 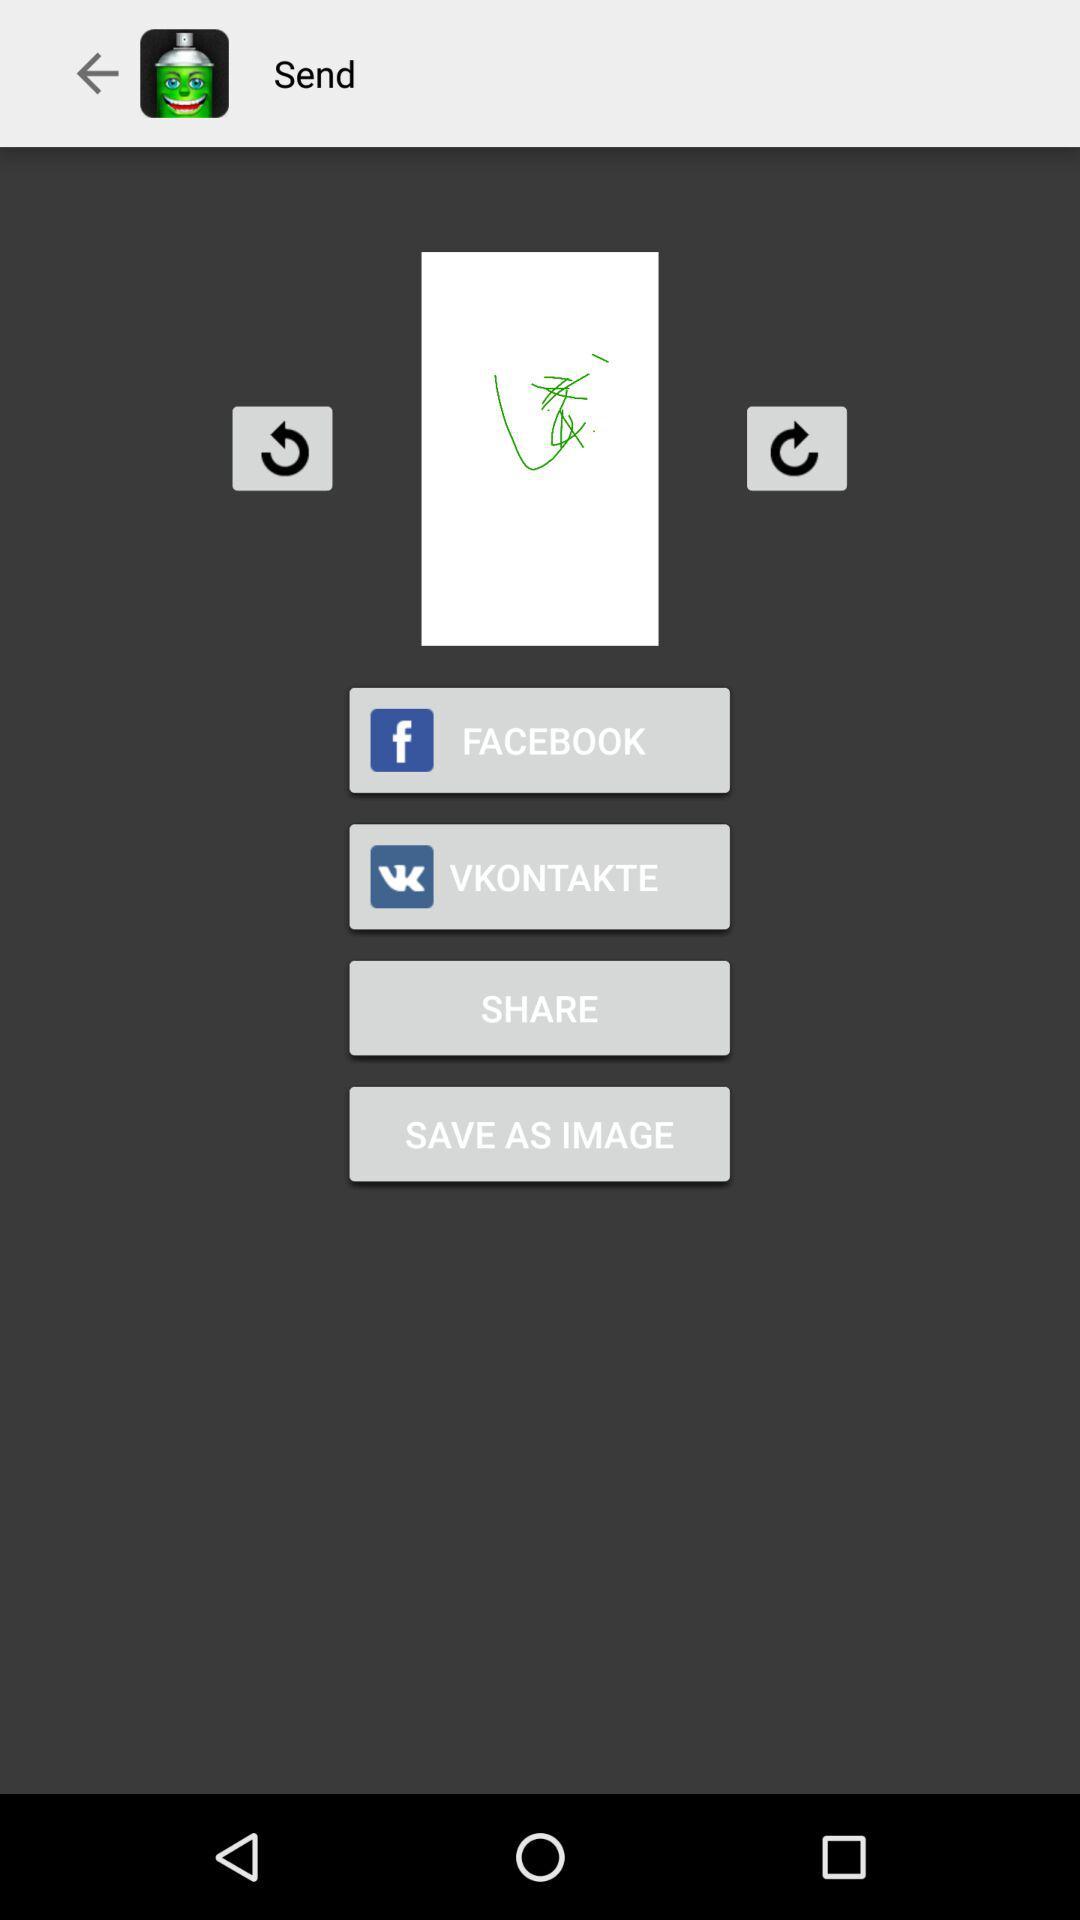 What do you see at coordinates (282, 447) in the screenshot?
I see `icon above the facebook item` at bounding box center [282, 447].